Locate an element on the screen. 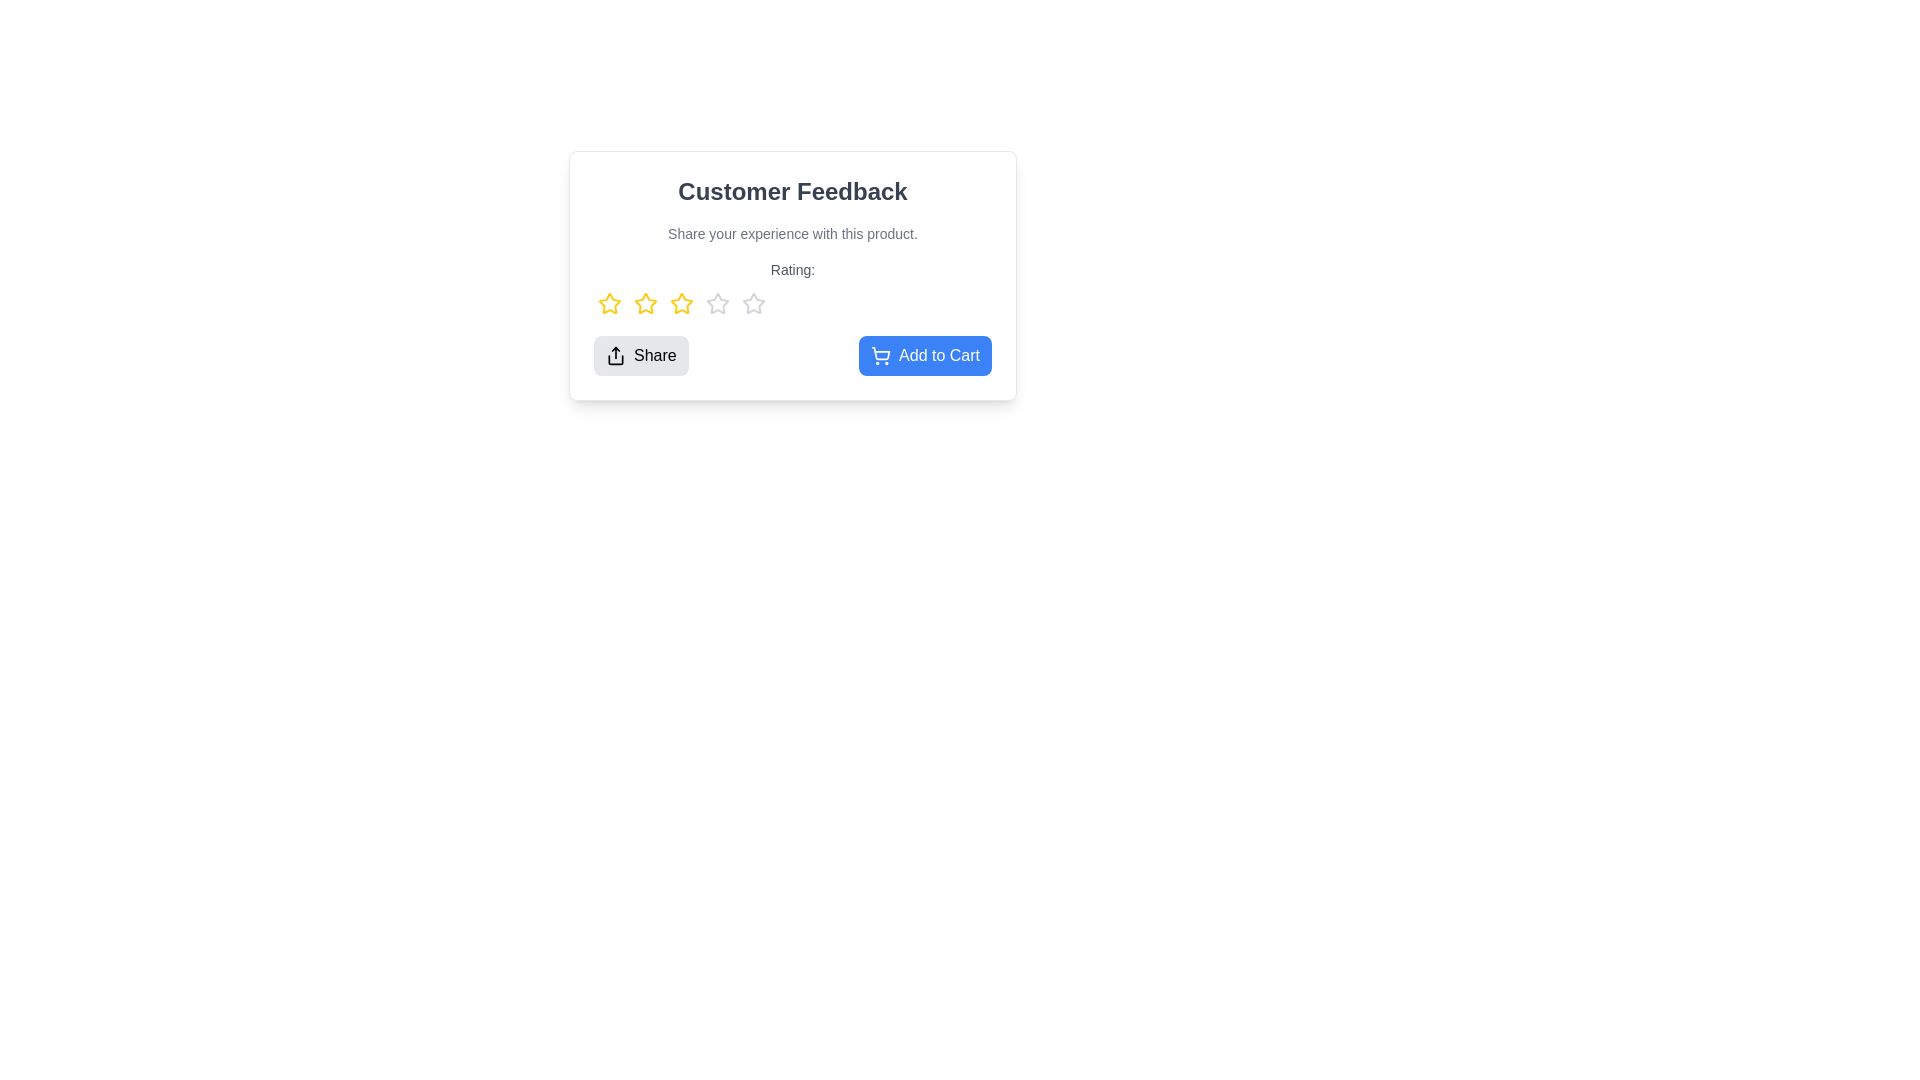  the star corresponding to the desired rating value 5 is located at coordinates (752, 304).